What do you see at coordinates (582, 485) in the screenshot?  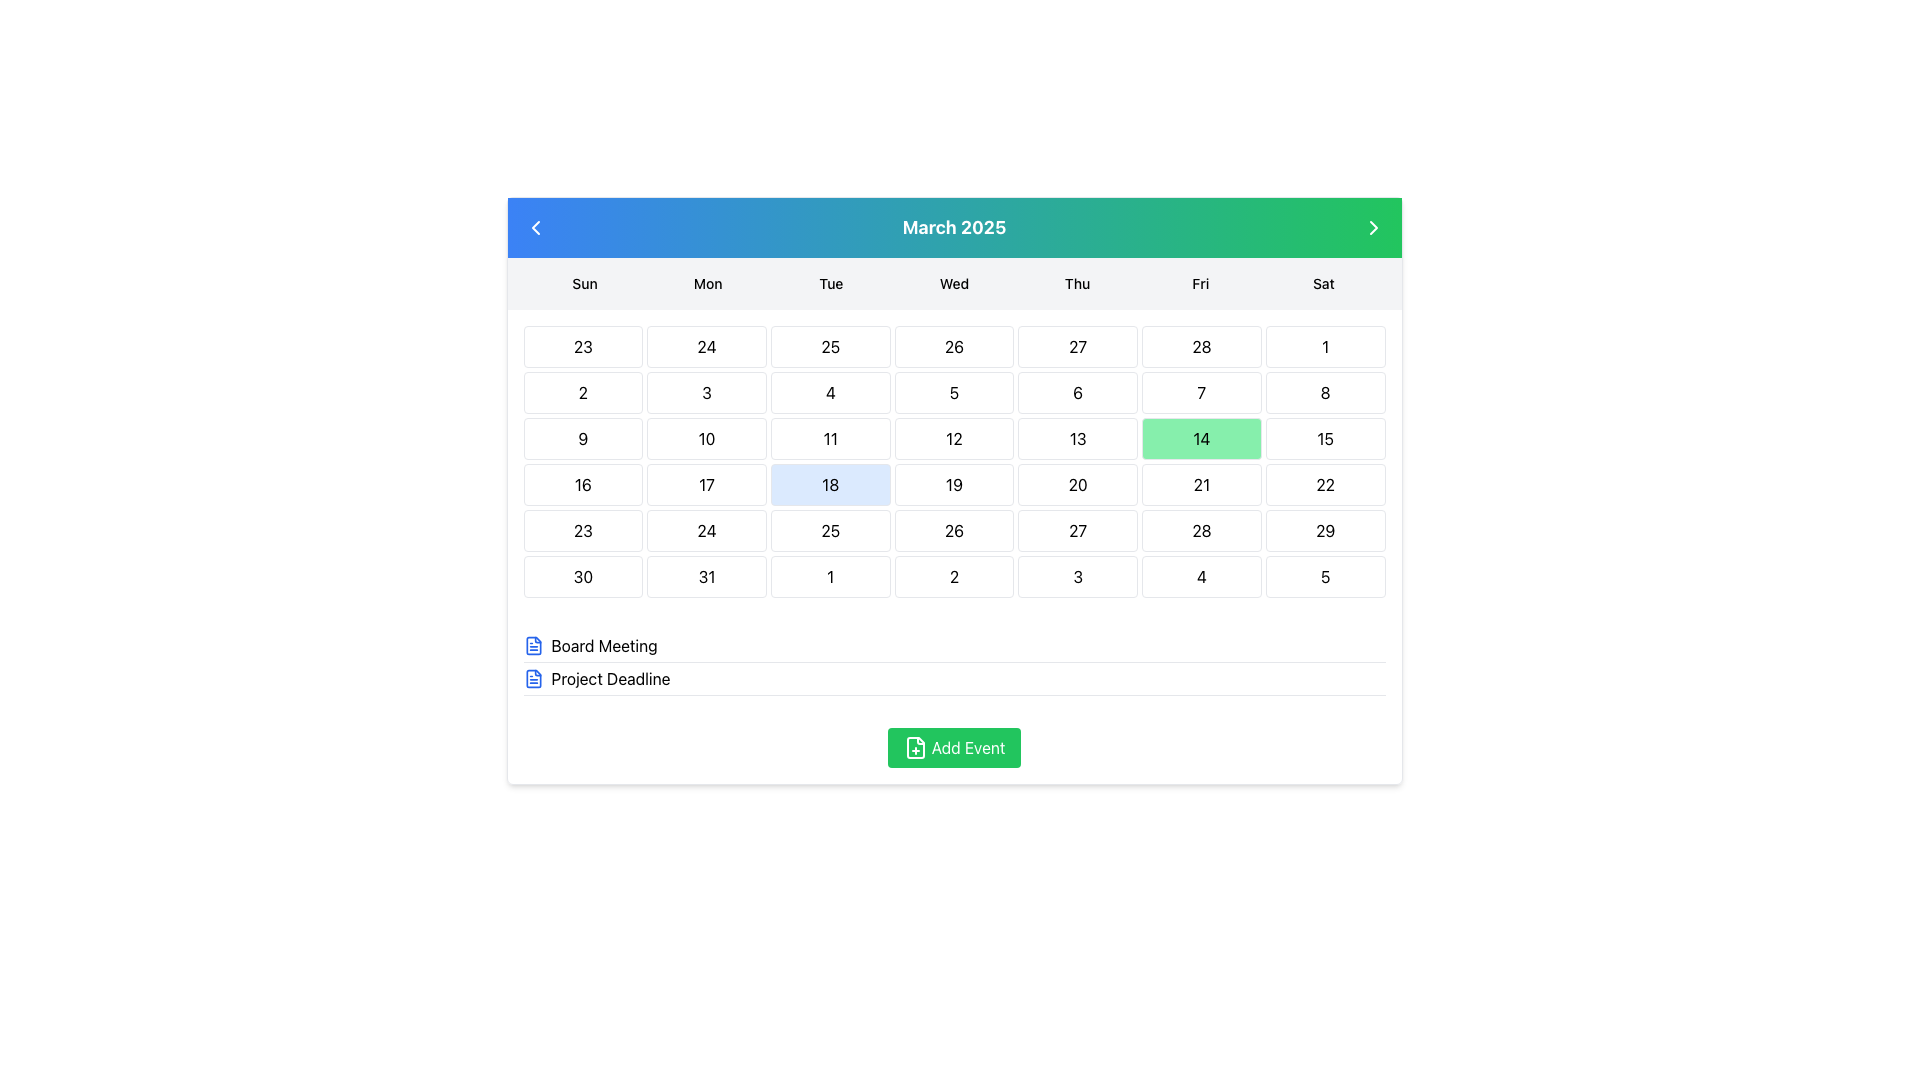 I see `the Date button labeled '16'` at bounding box center [582, 485].